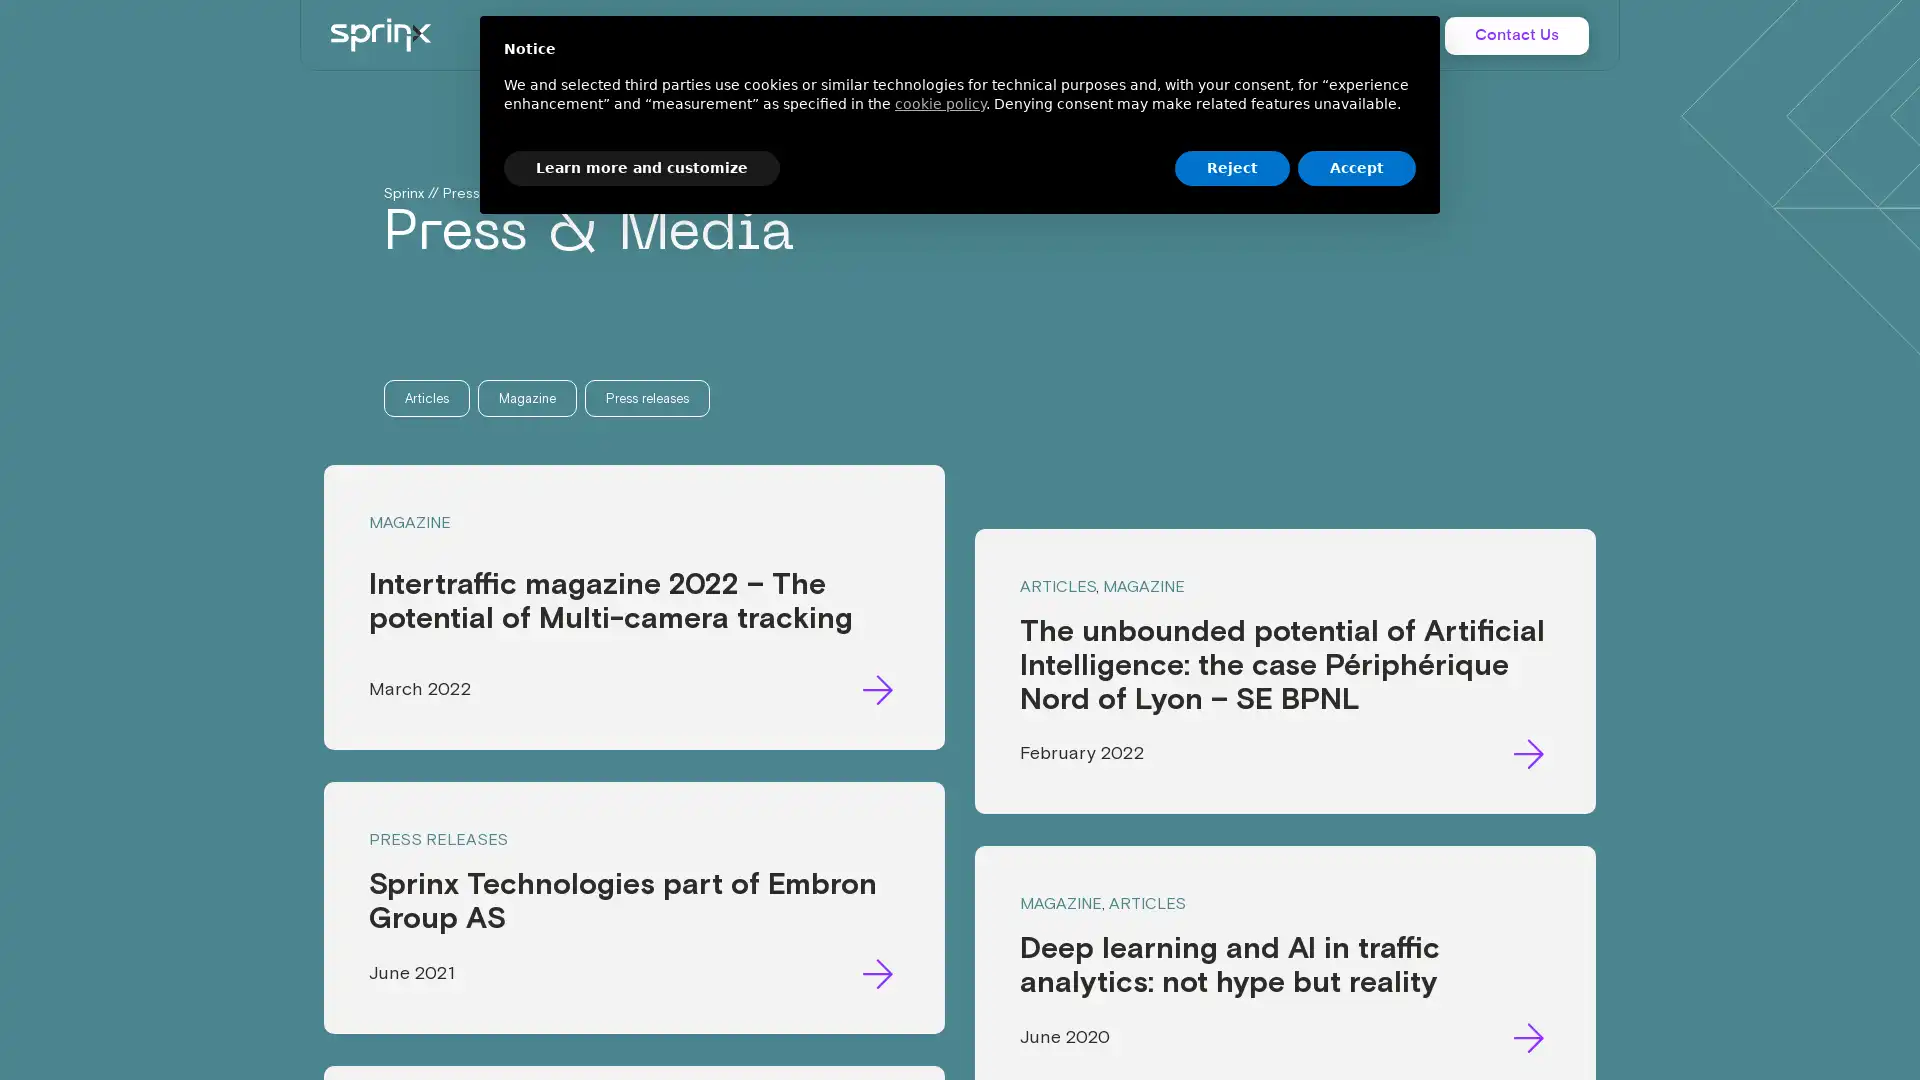 Image resolution: width=1920 pixels, height=1080 pixels. I want to click on Learn more and customize, so click(642, 167).